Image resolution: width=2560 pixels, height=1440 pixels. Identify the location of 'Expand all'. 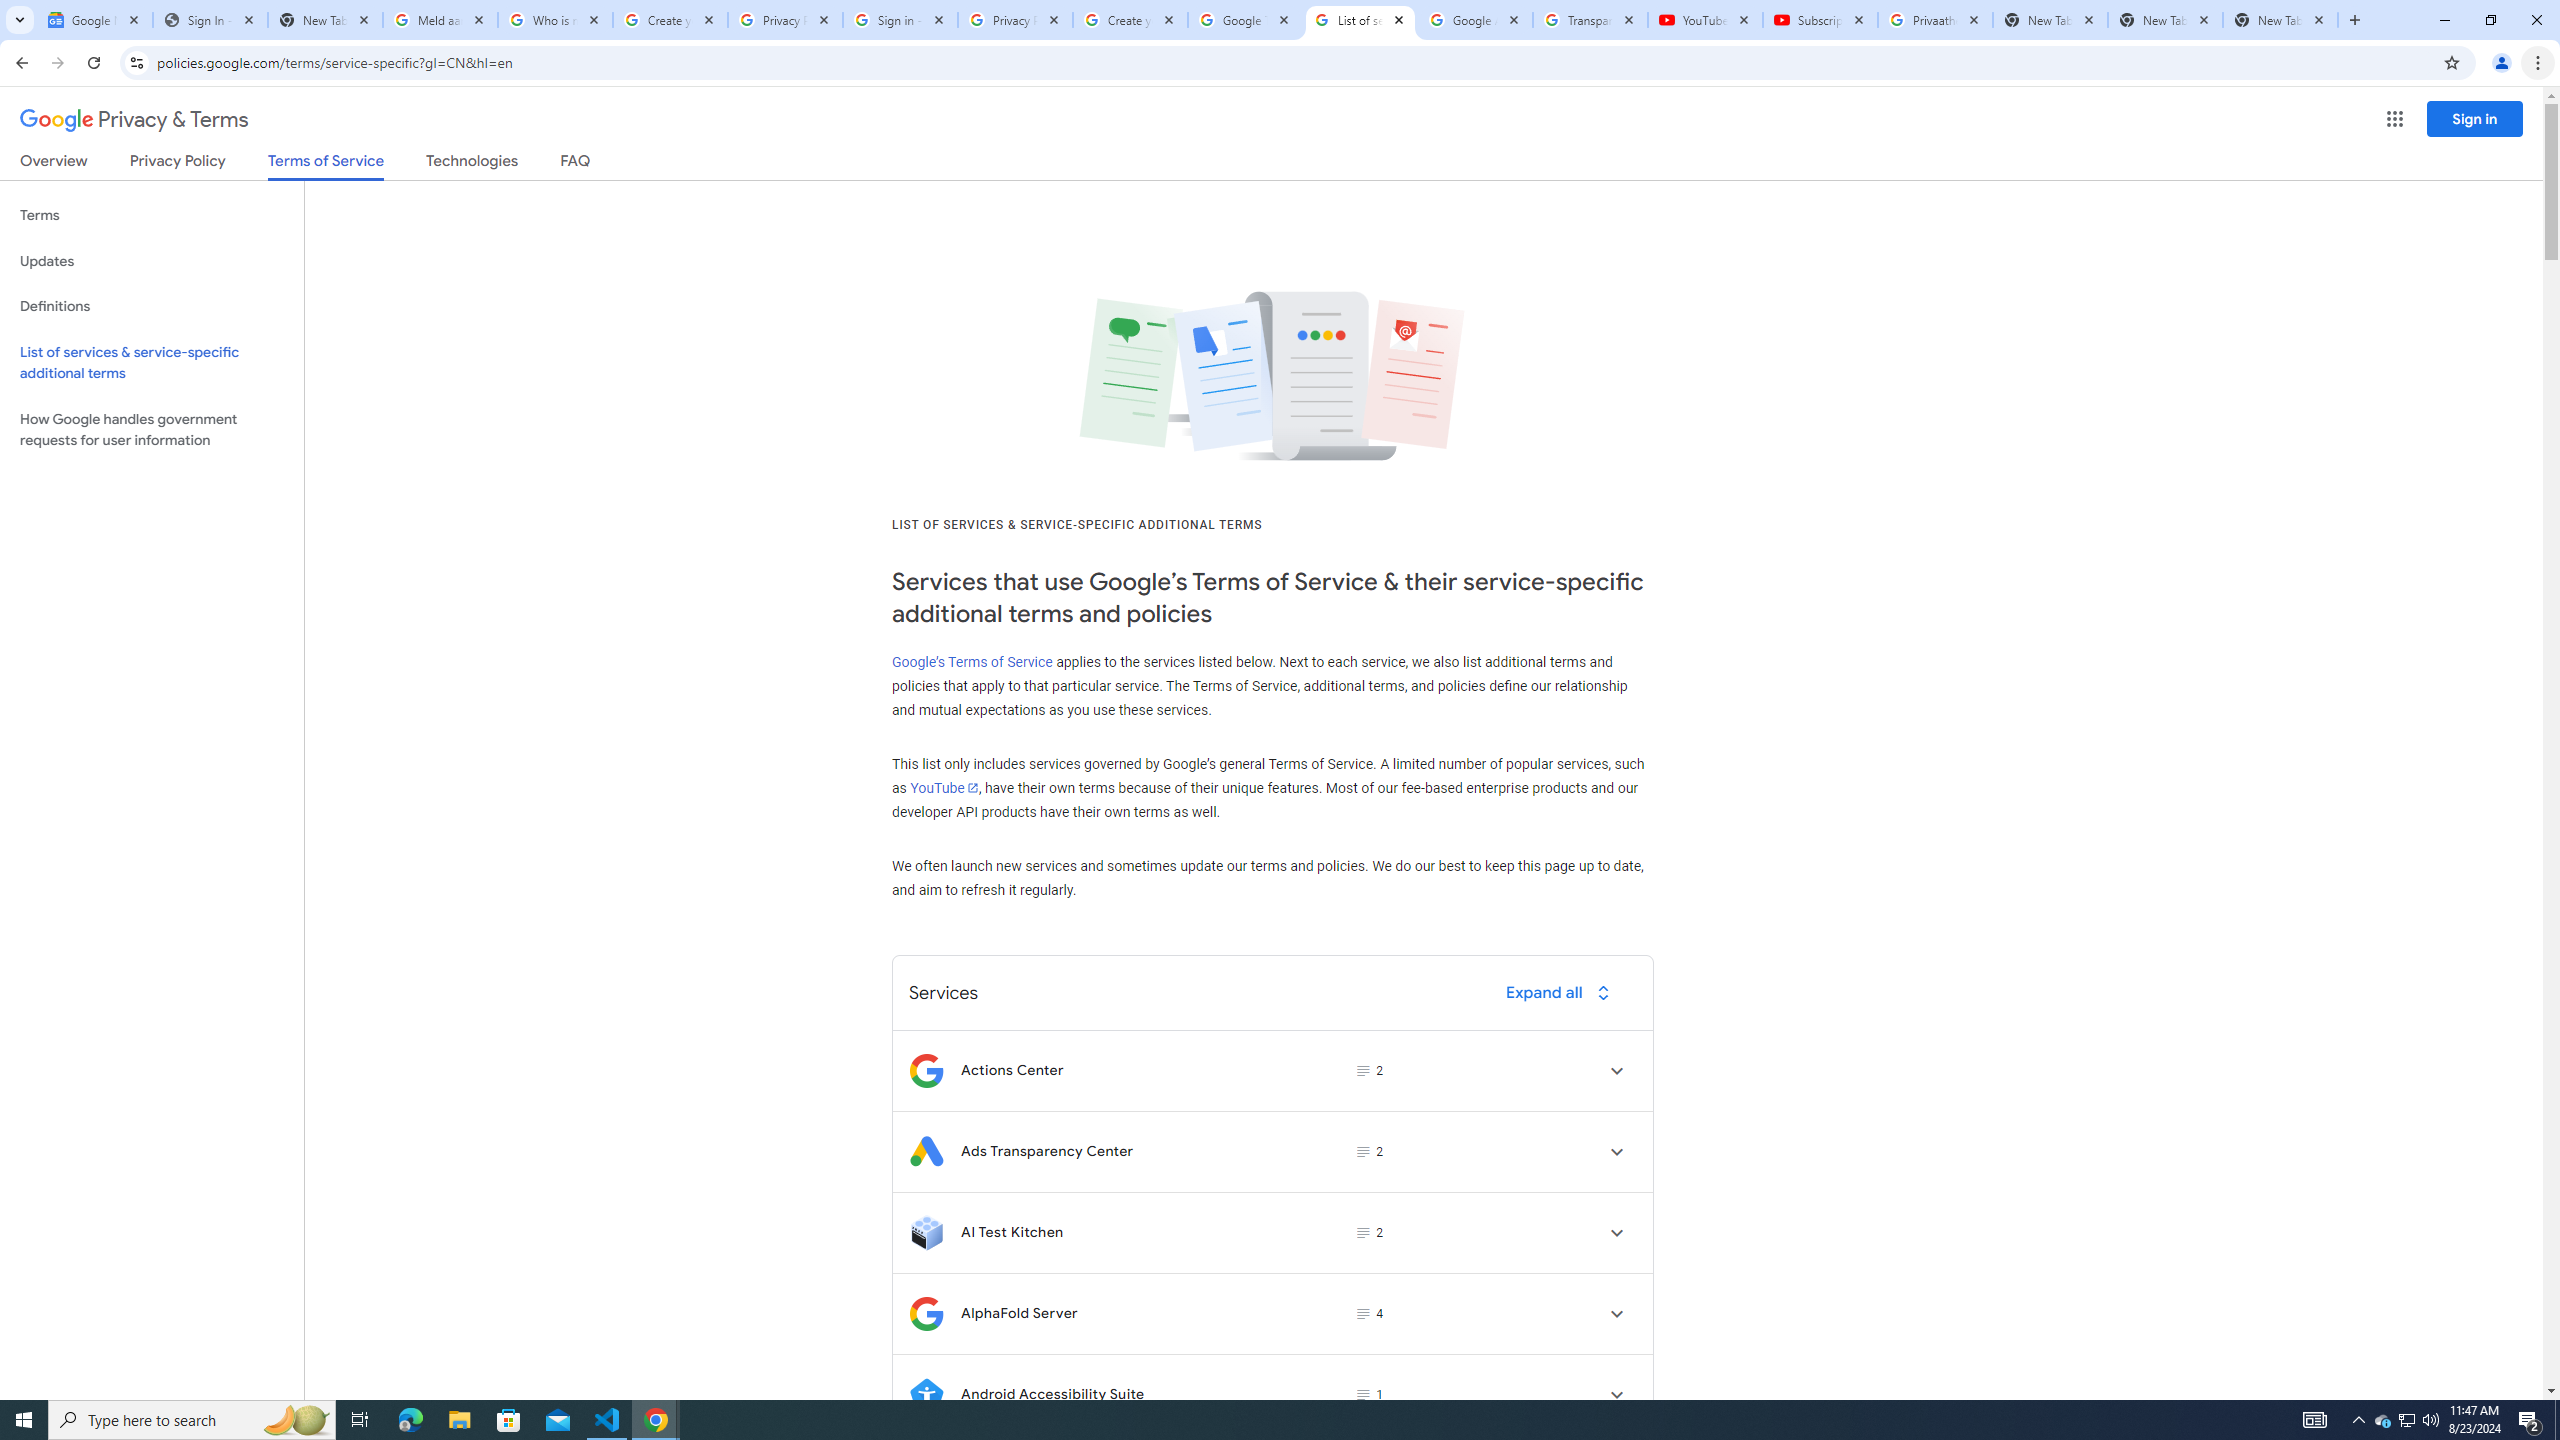
(1561, 991).